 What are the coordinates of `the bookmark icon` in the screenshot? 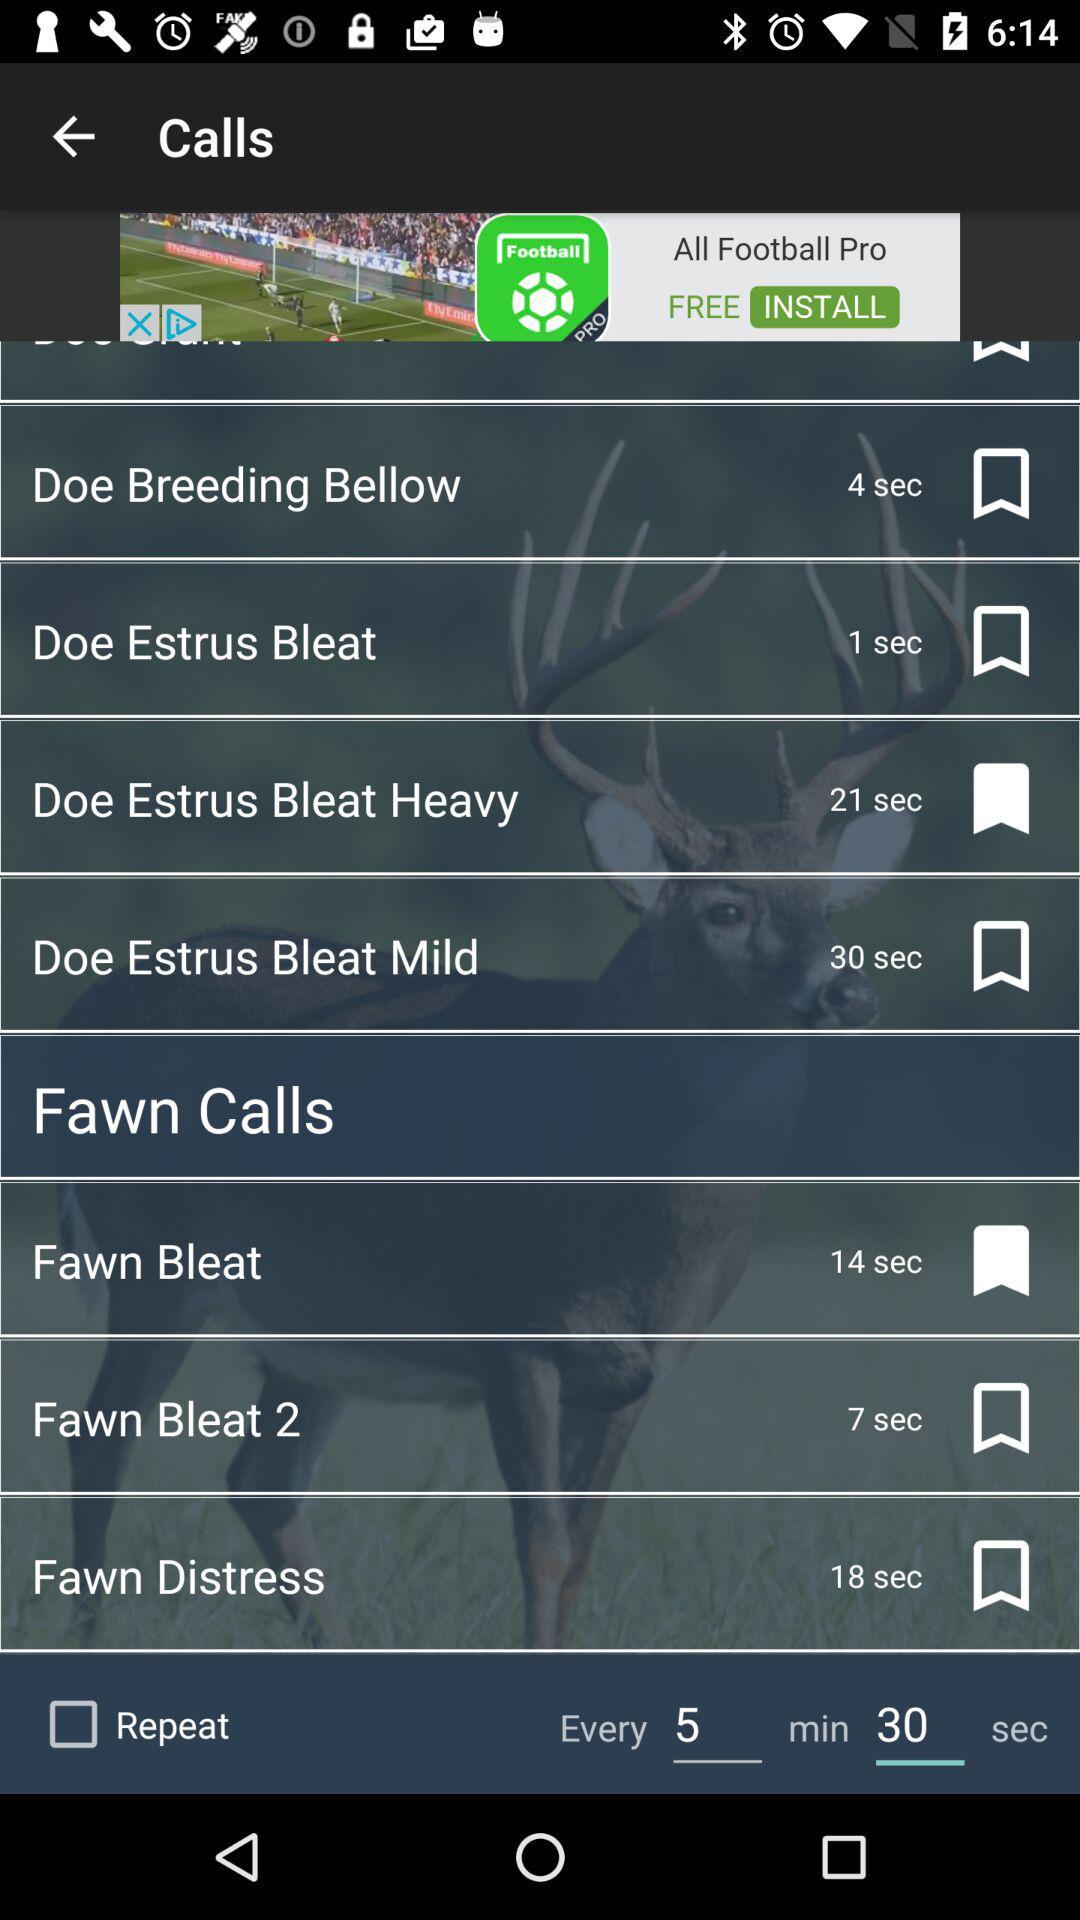 It's located at (984, 483).